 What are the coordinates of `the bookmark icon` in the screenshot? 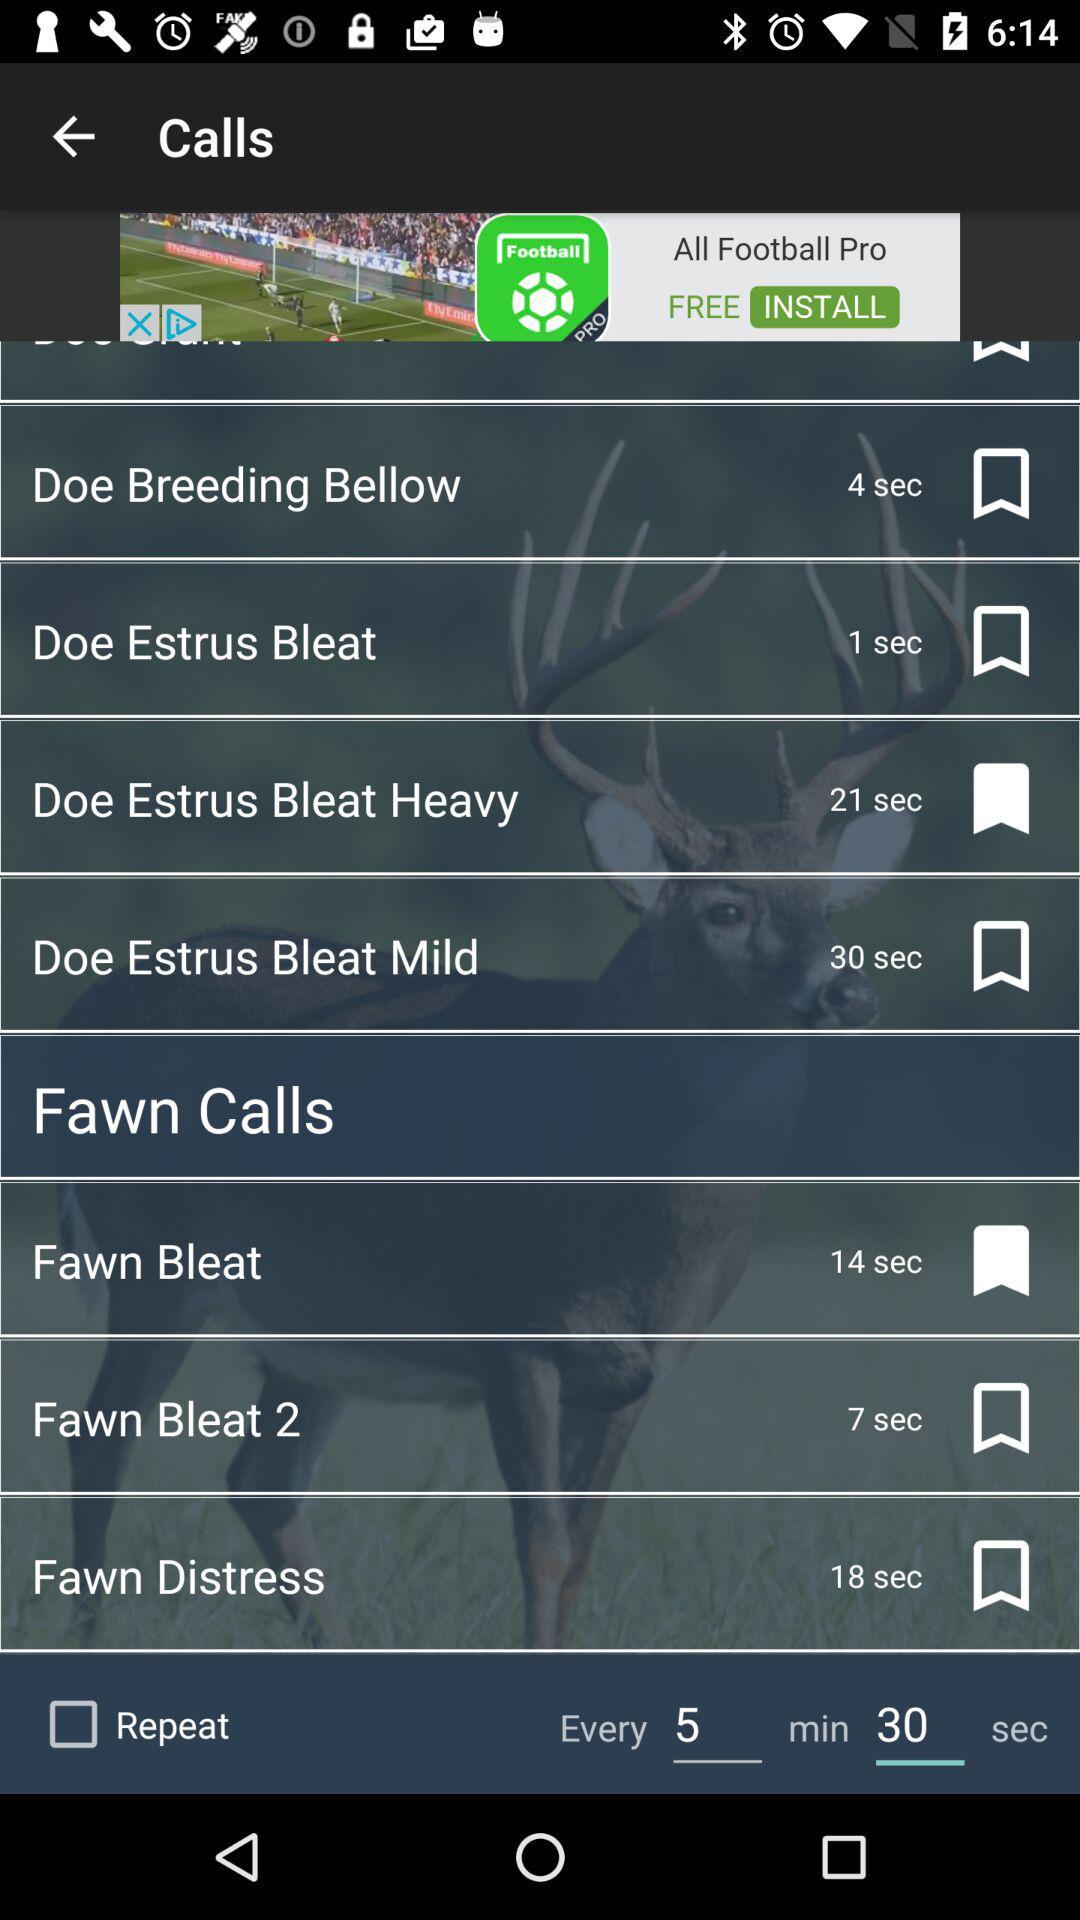 It's located at (984, 483).